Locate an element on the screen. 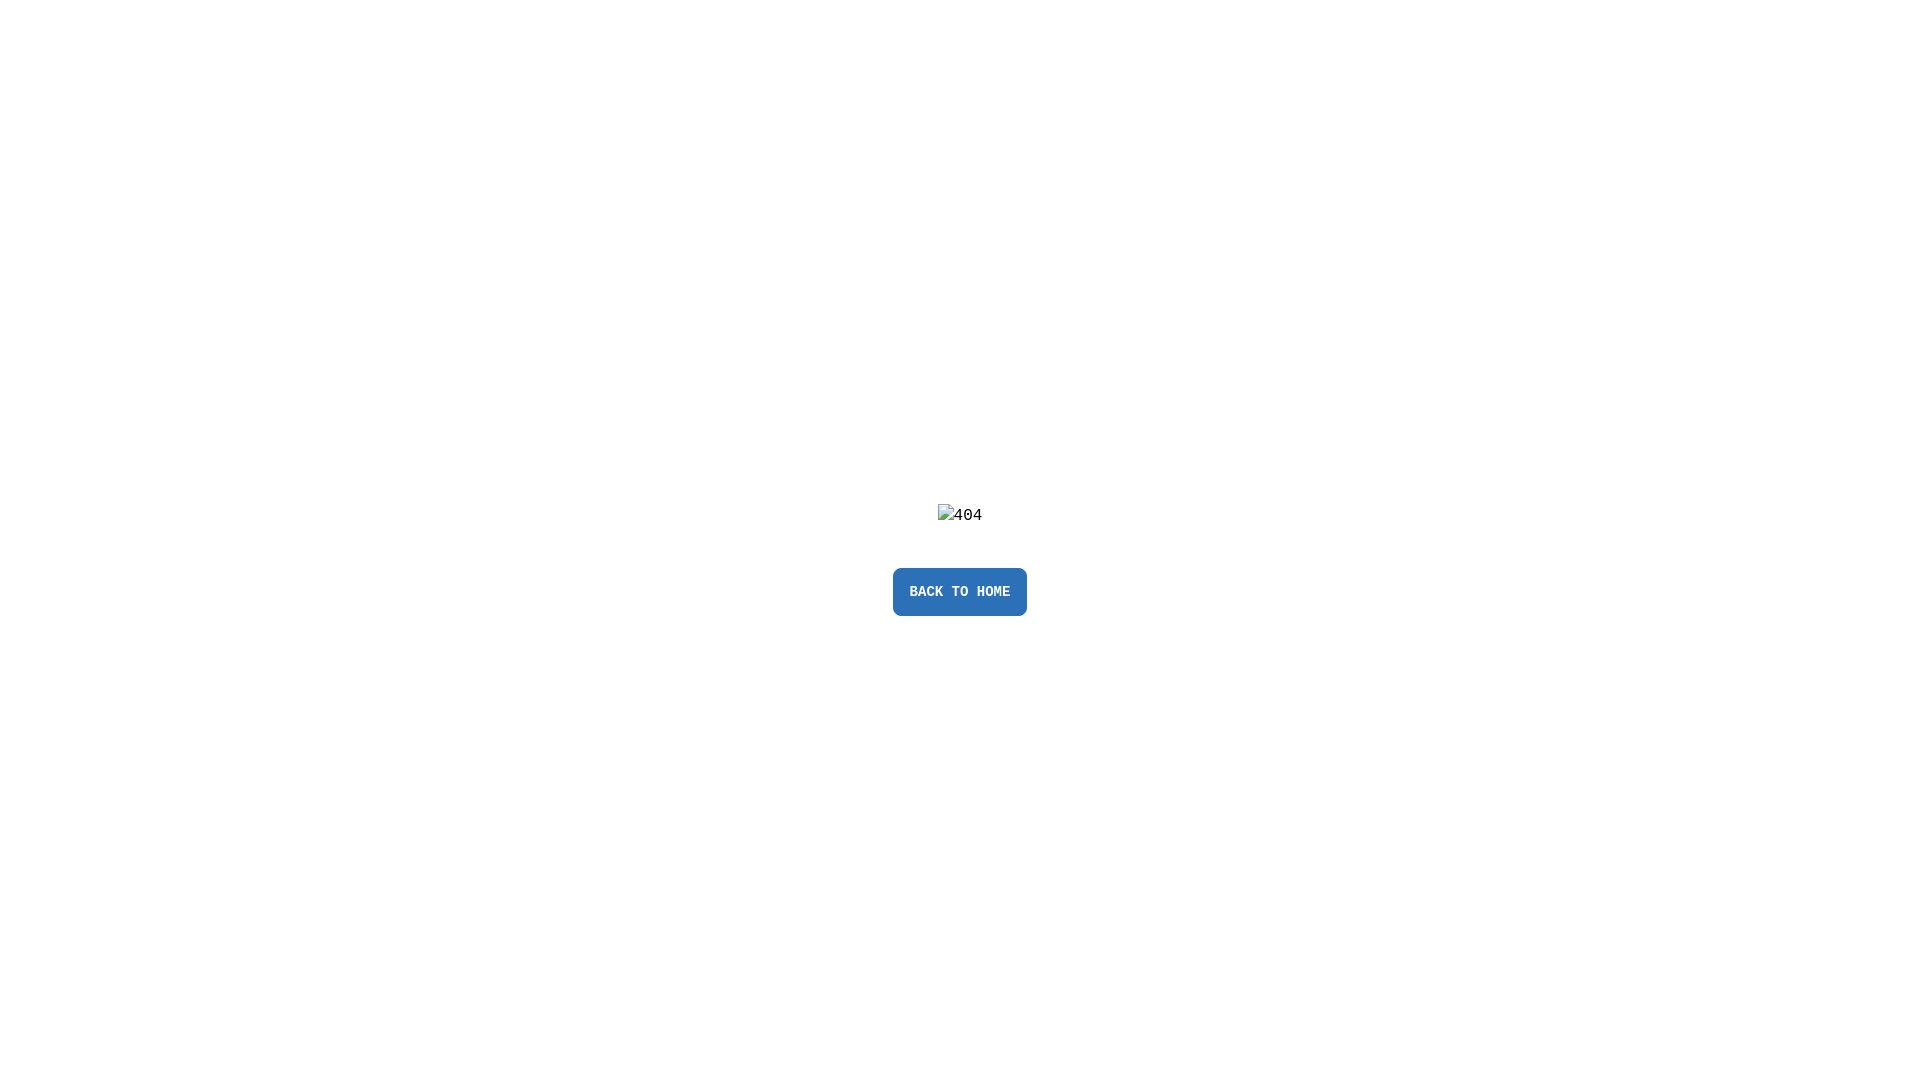  'BACK TO HOME' is located at coordinates (891, 590).